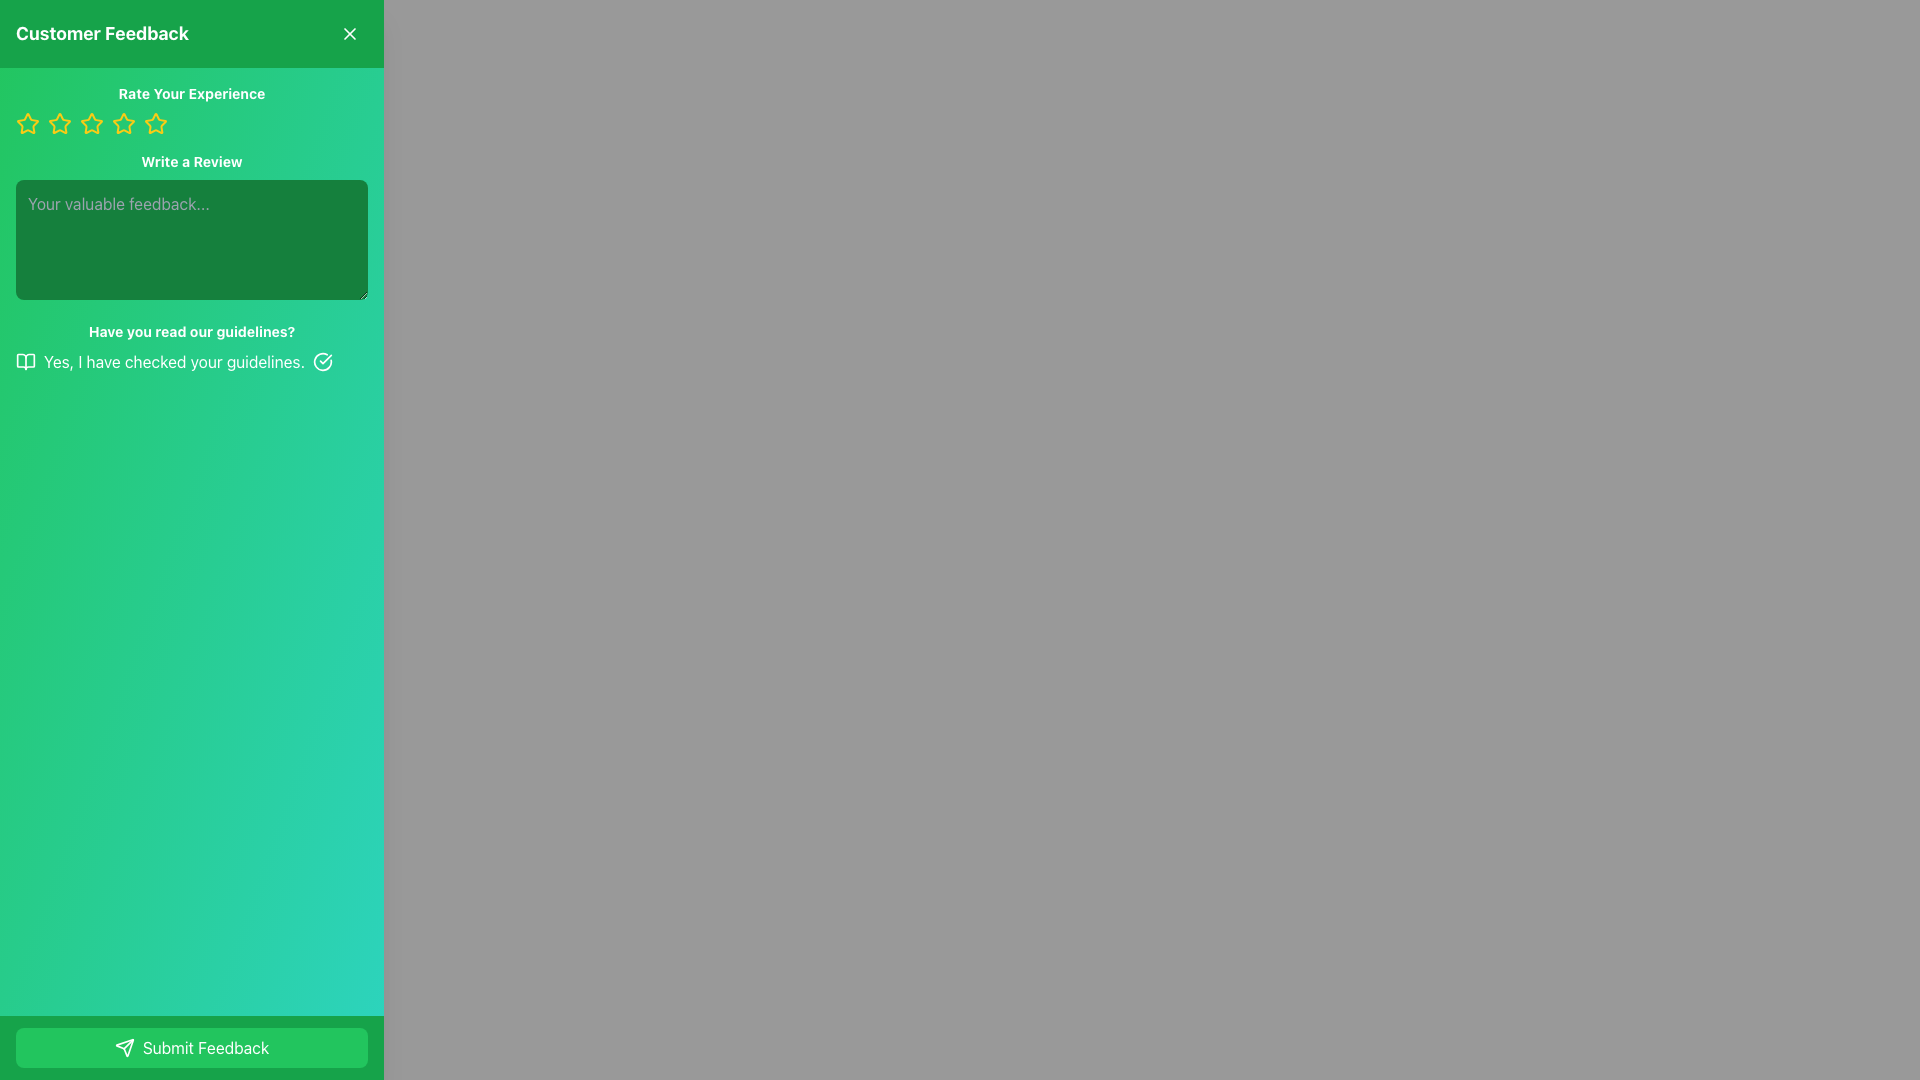 This screenshot has width=1920, height=1080. I want to click on the first star-shaped icon with a yellow outline under the 'Rate Your Experience' header, so click(28, 123).